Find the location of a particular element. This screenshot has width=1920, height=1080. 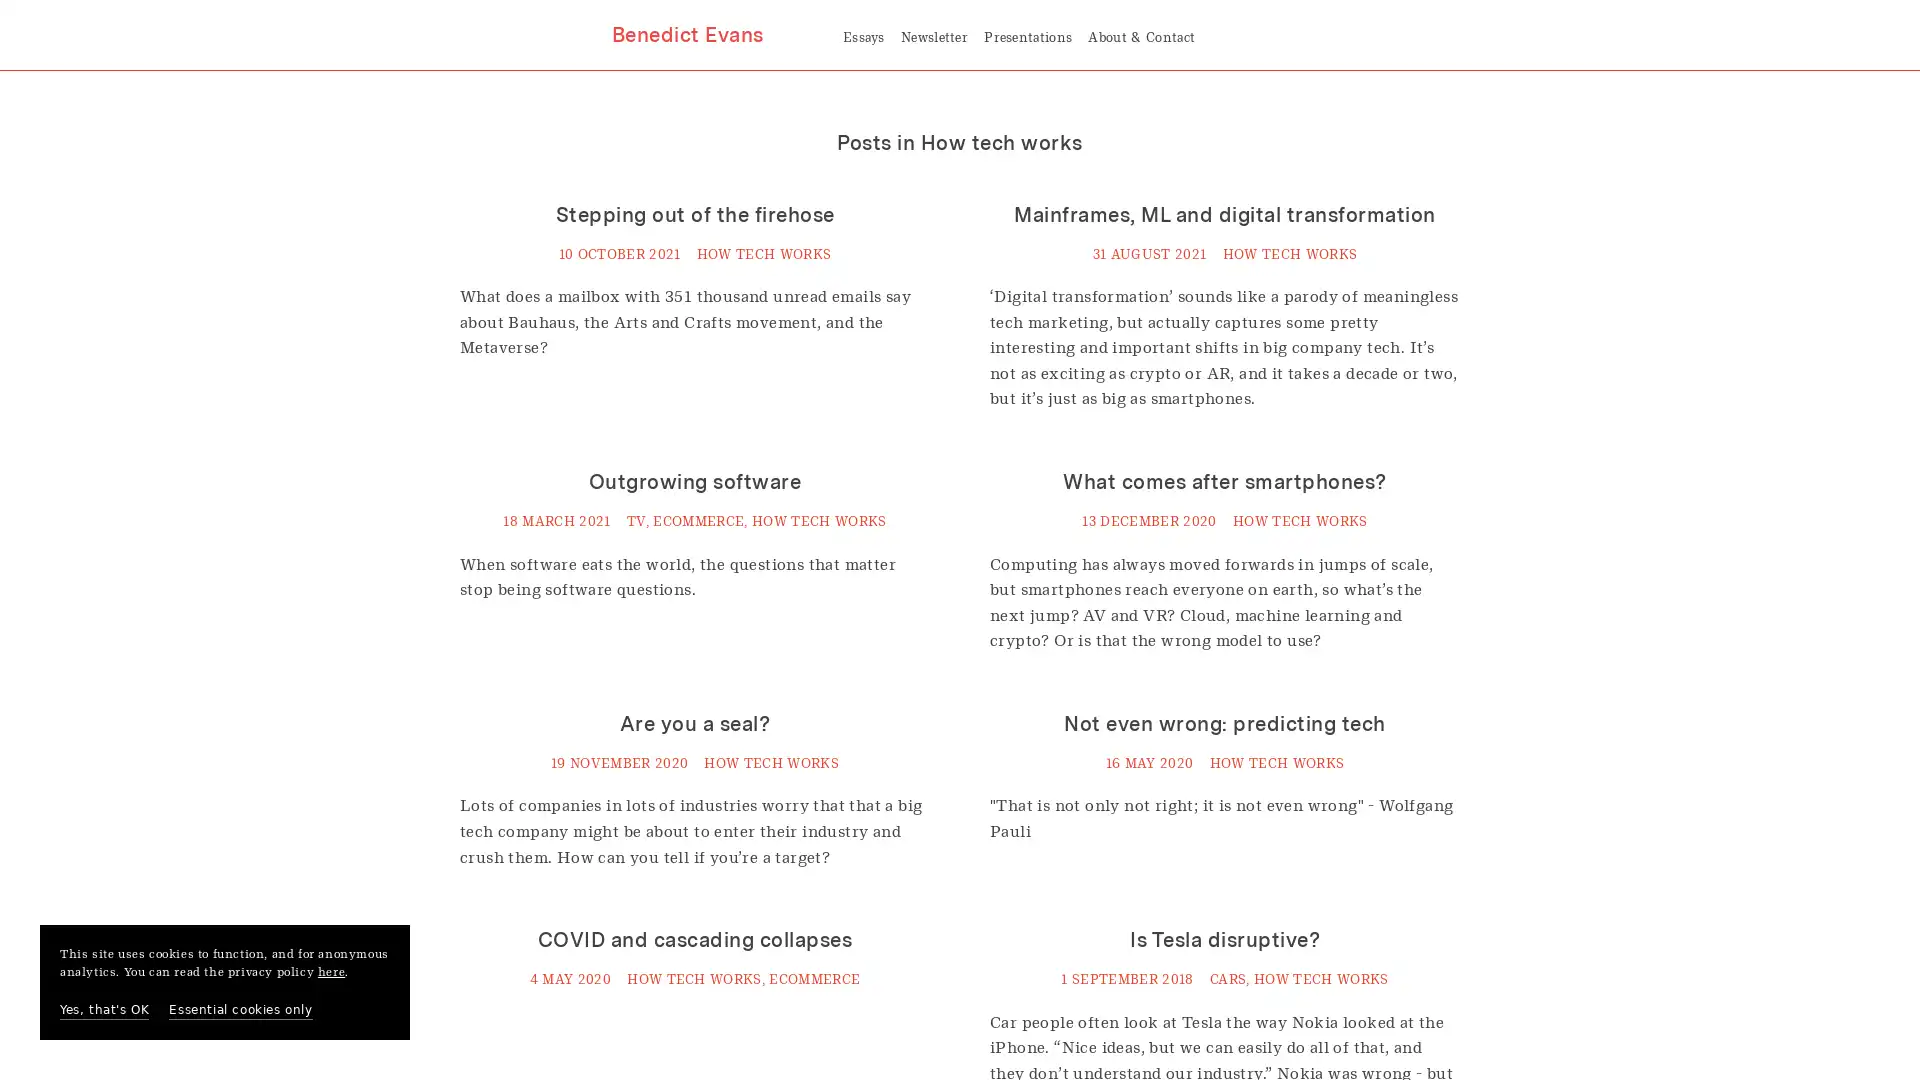

Yes, that's OK is located at coordinates (103, 1010).